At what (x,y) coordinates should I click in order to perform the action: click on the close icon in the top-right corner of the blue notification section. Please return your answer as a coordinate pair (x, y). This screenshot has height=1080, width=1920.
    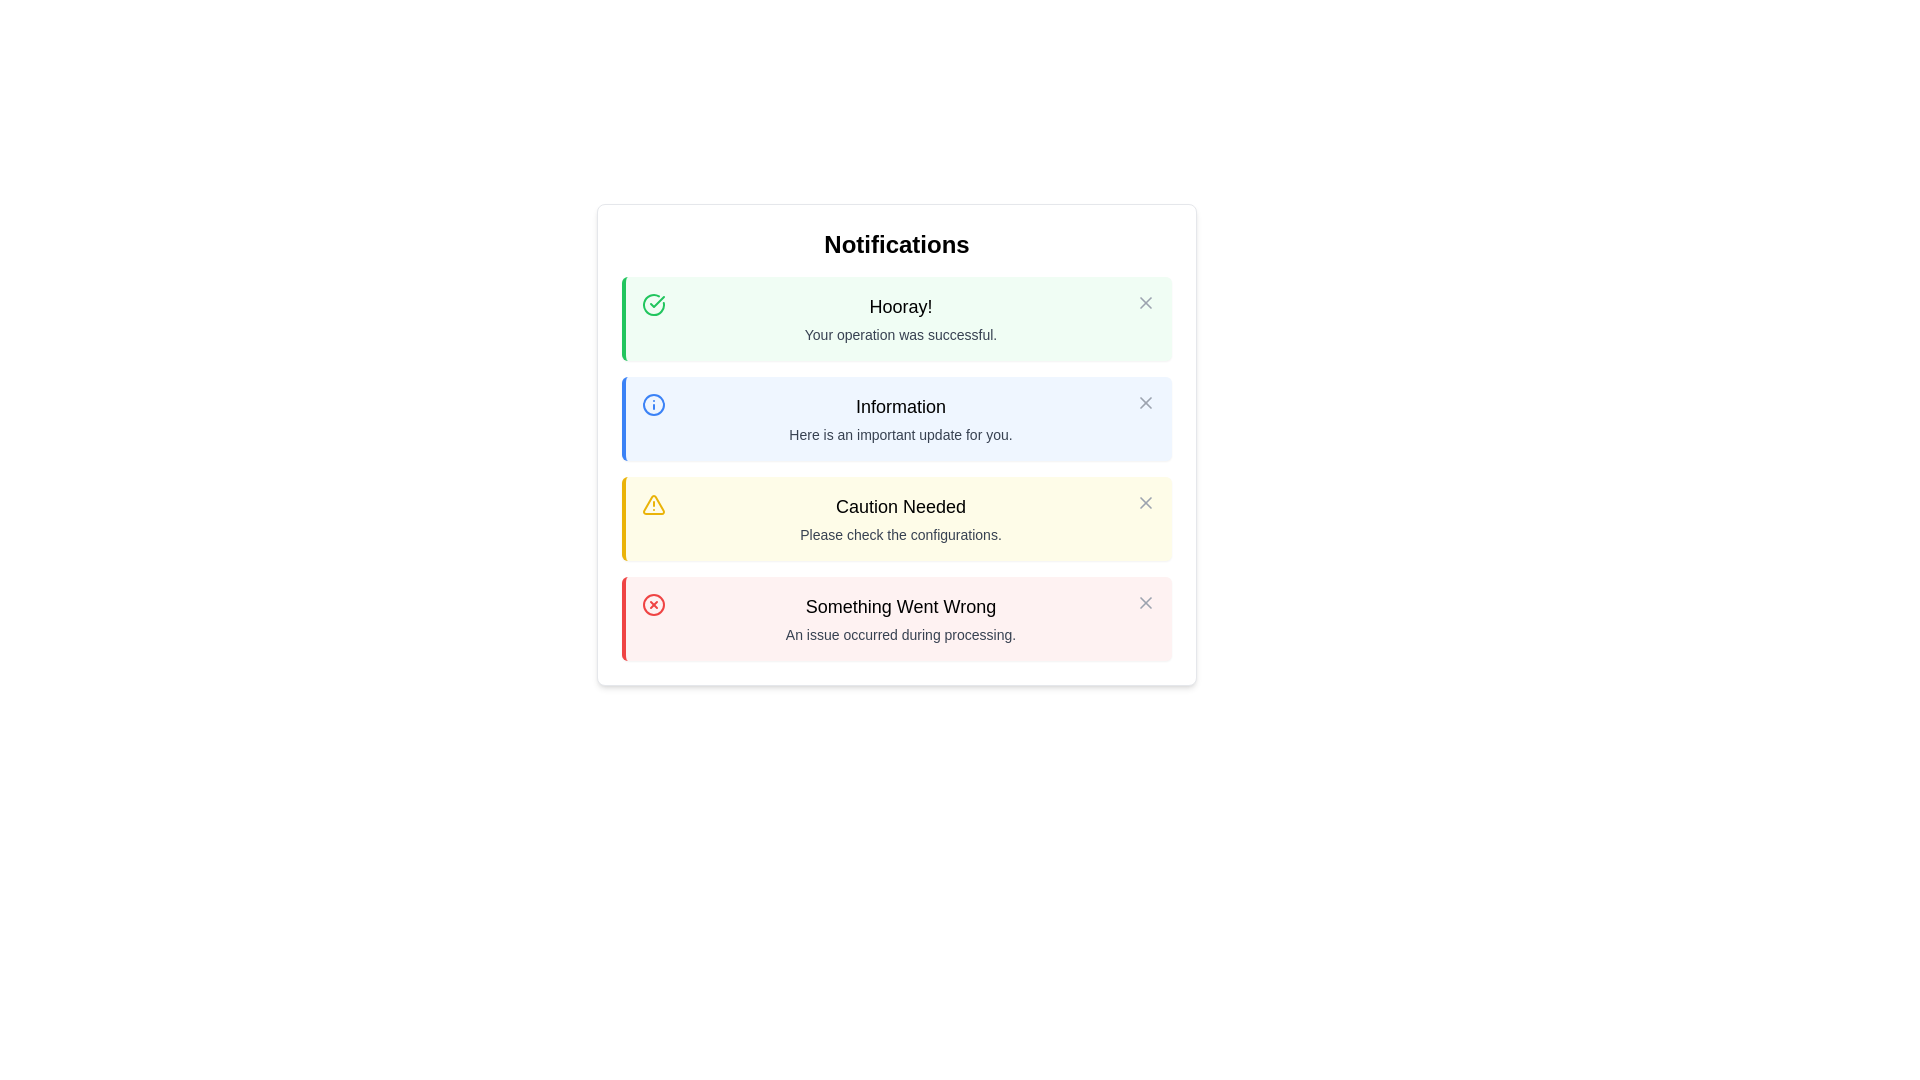
    Looking at the image, I should click on (1146, 402).